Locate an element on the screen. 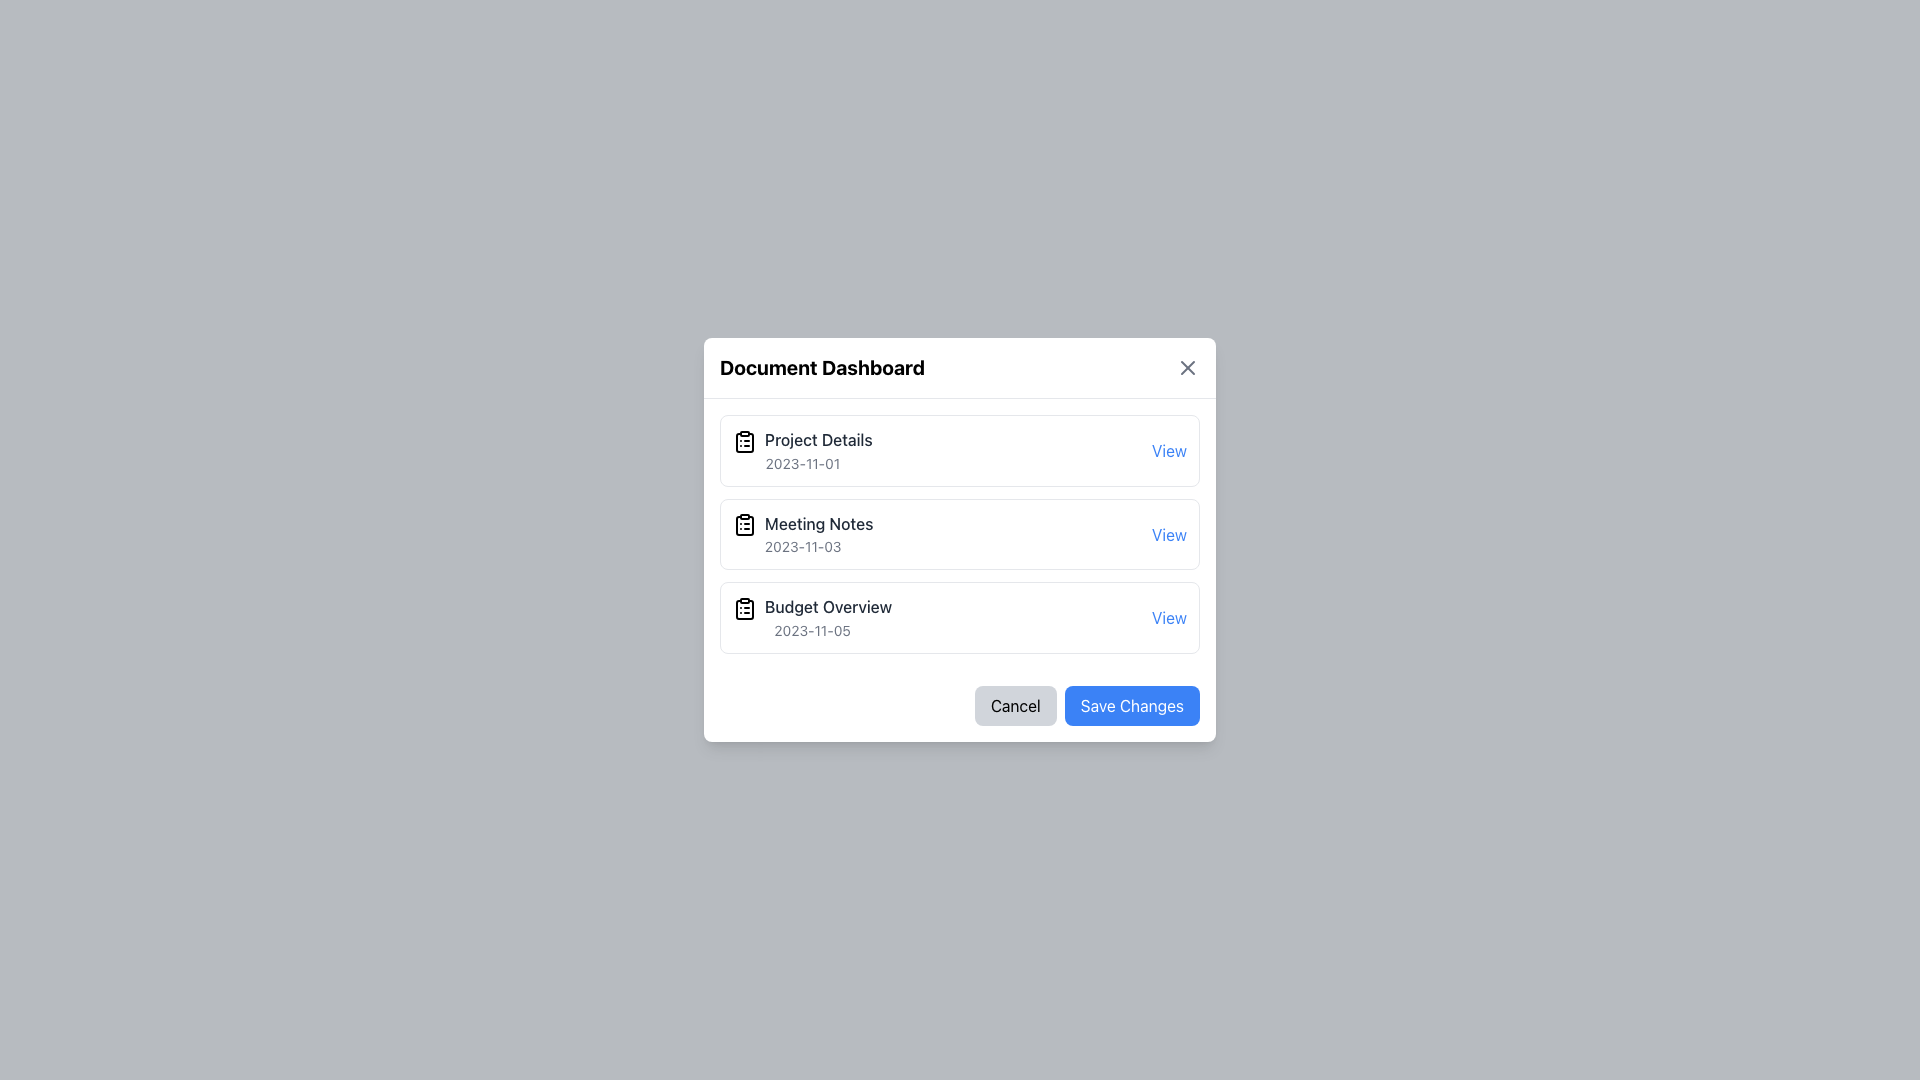  the middle item 'Meeting Notes 2023-11-03' within the modal dialog titled 'Document Dashboard' is located at coordinates (960, 540).